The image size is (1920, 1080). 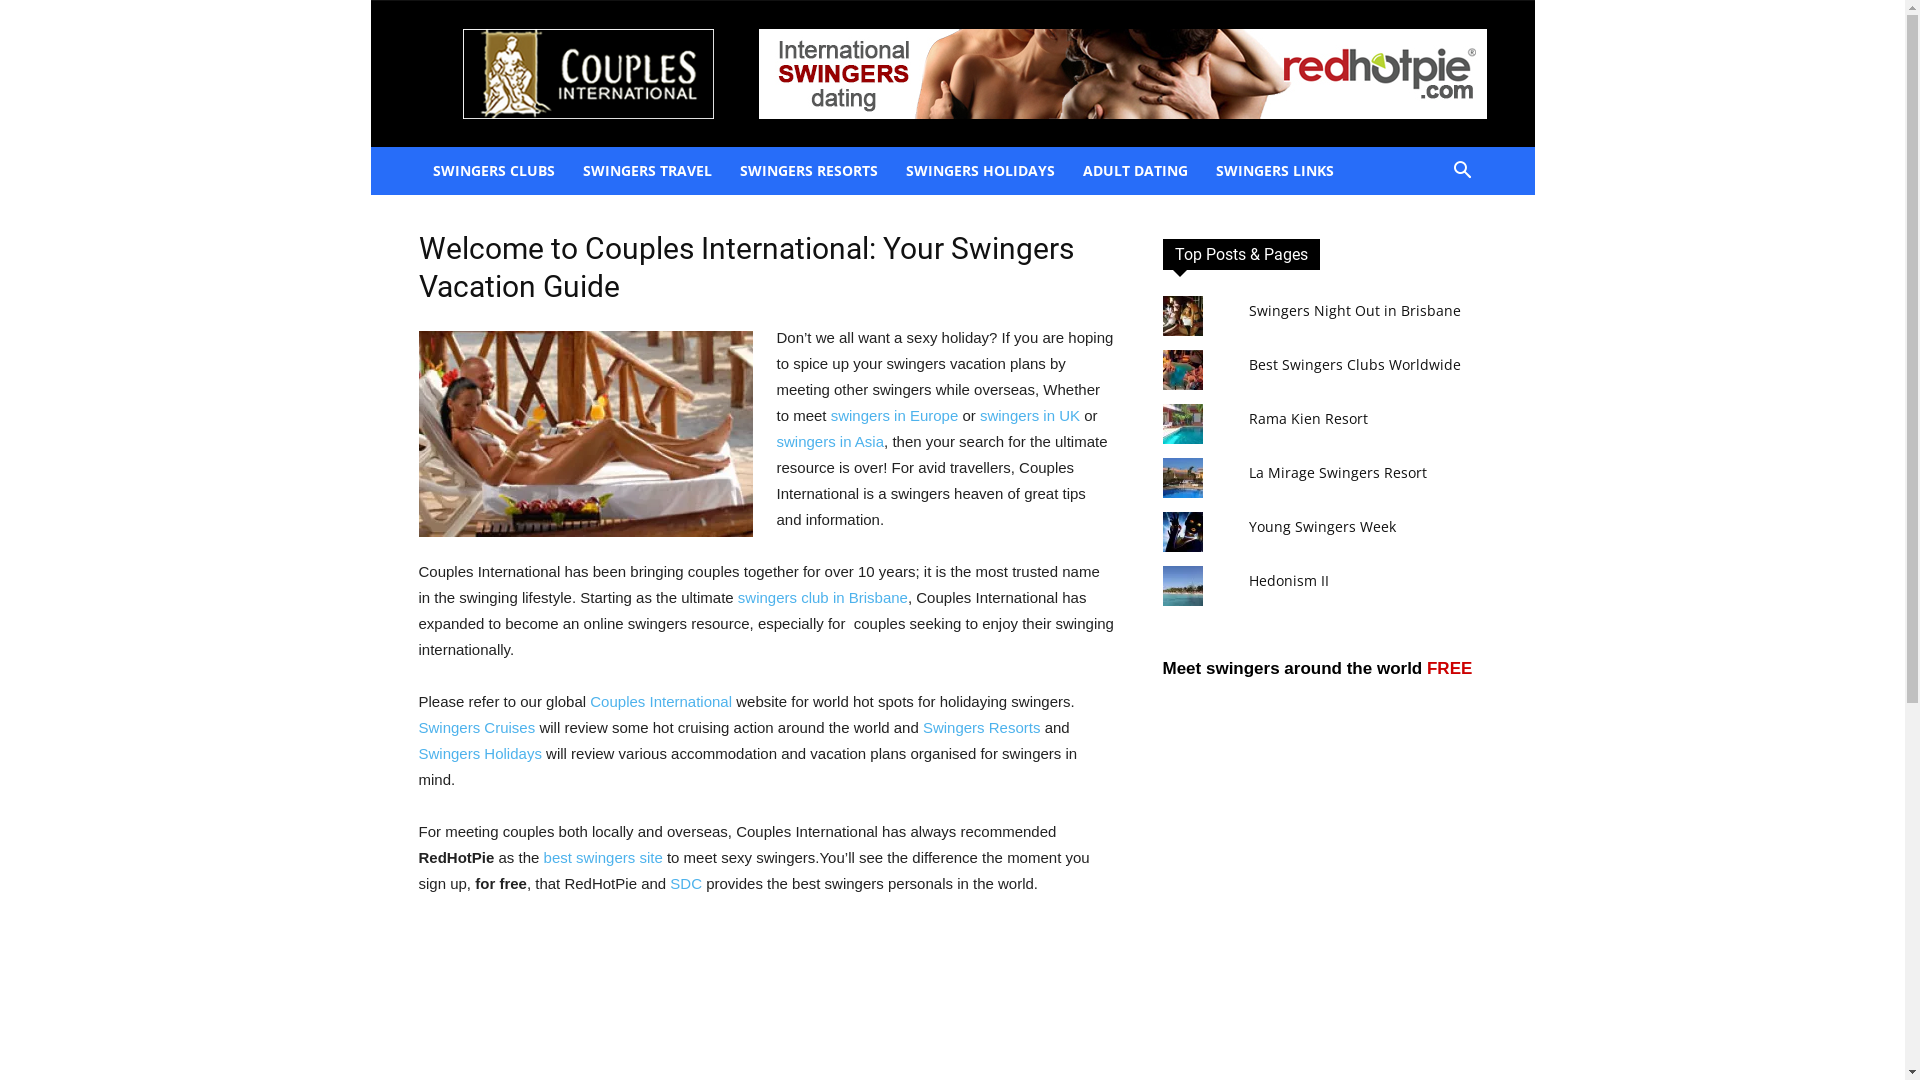 What do you see at coordinates (1338, 472) in the screenshot?
I see `'La Mirage Swingers Resort'` at bounding box center [1338, 472].